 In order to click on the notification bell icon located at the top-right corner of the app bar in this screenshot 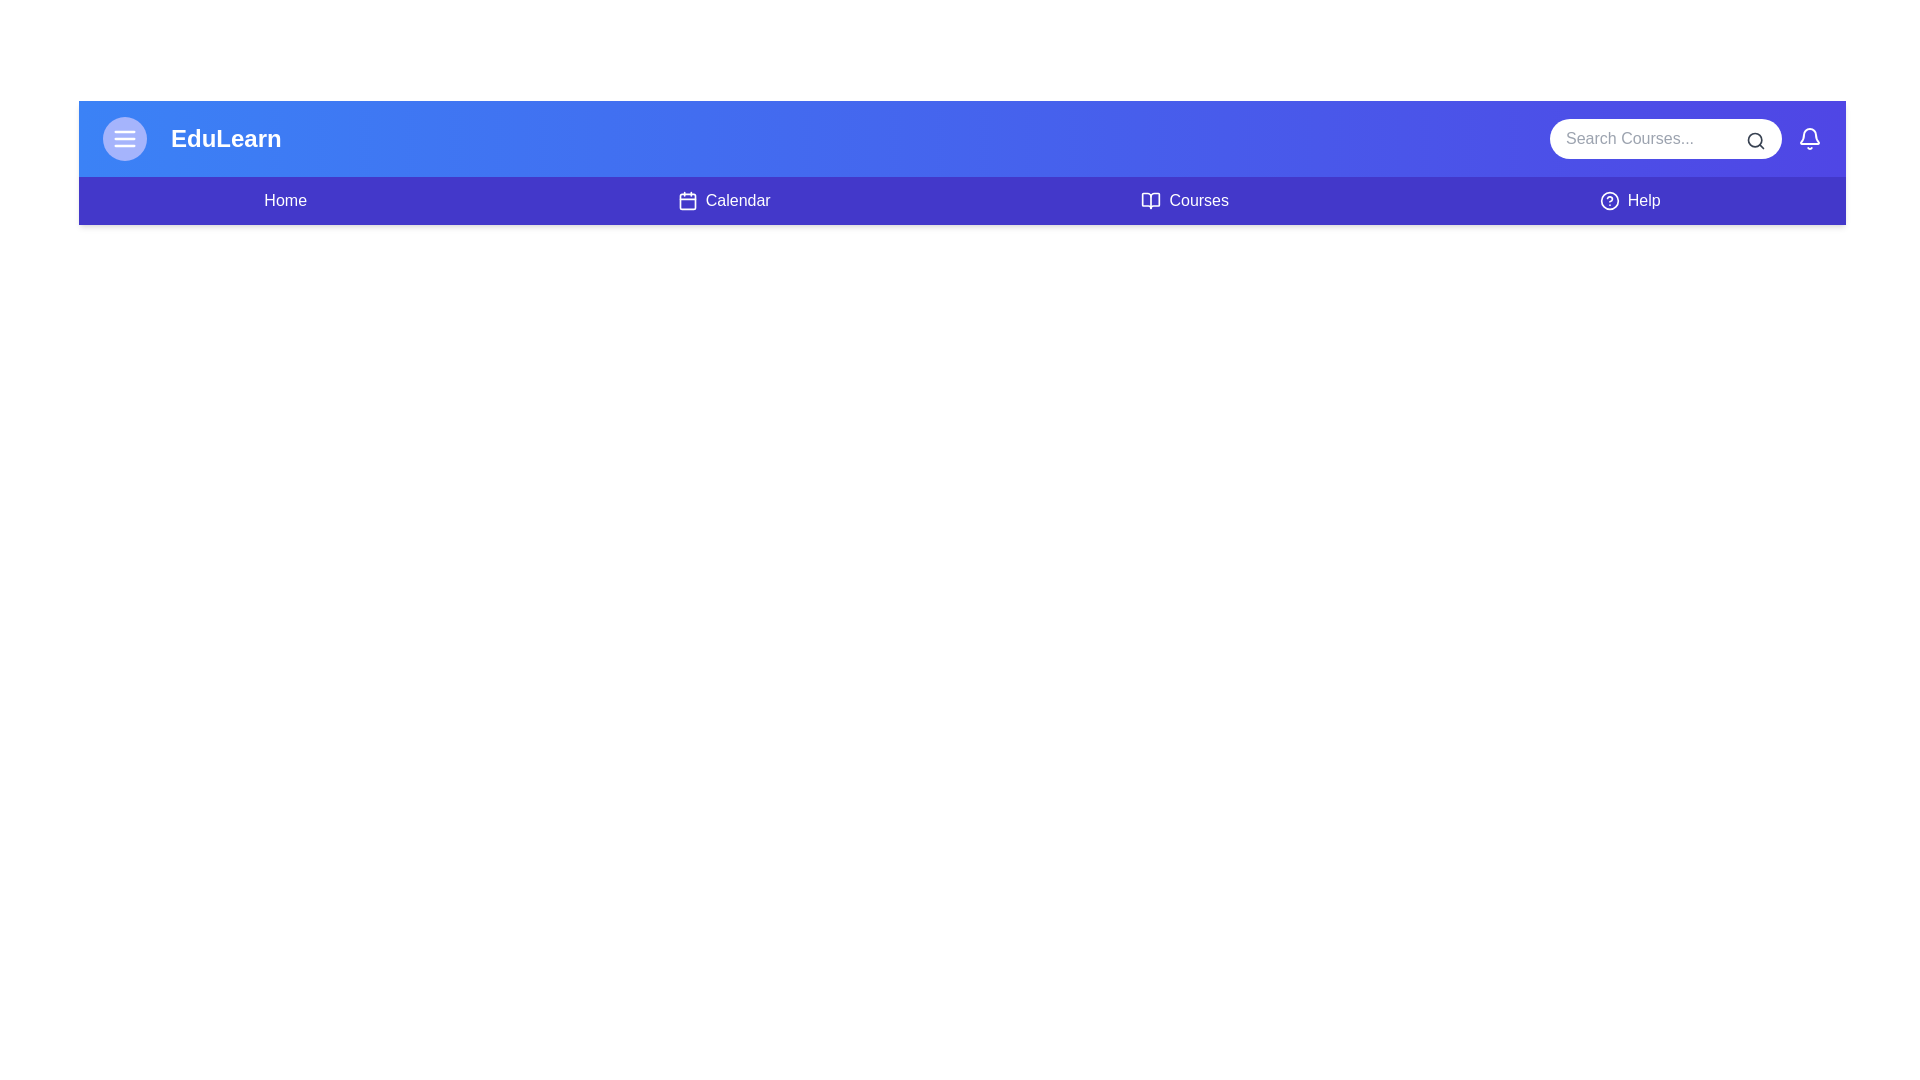, I will do `click(1809, 137)`.